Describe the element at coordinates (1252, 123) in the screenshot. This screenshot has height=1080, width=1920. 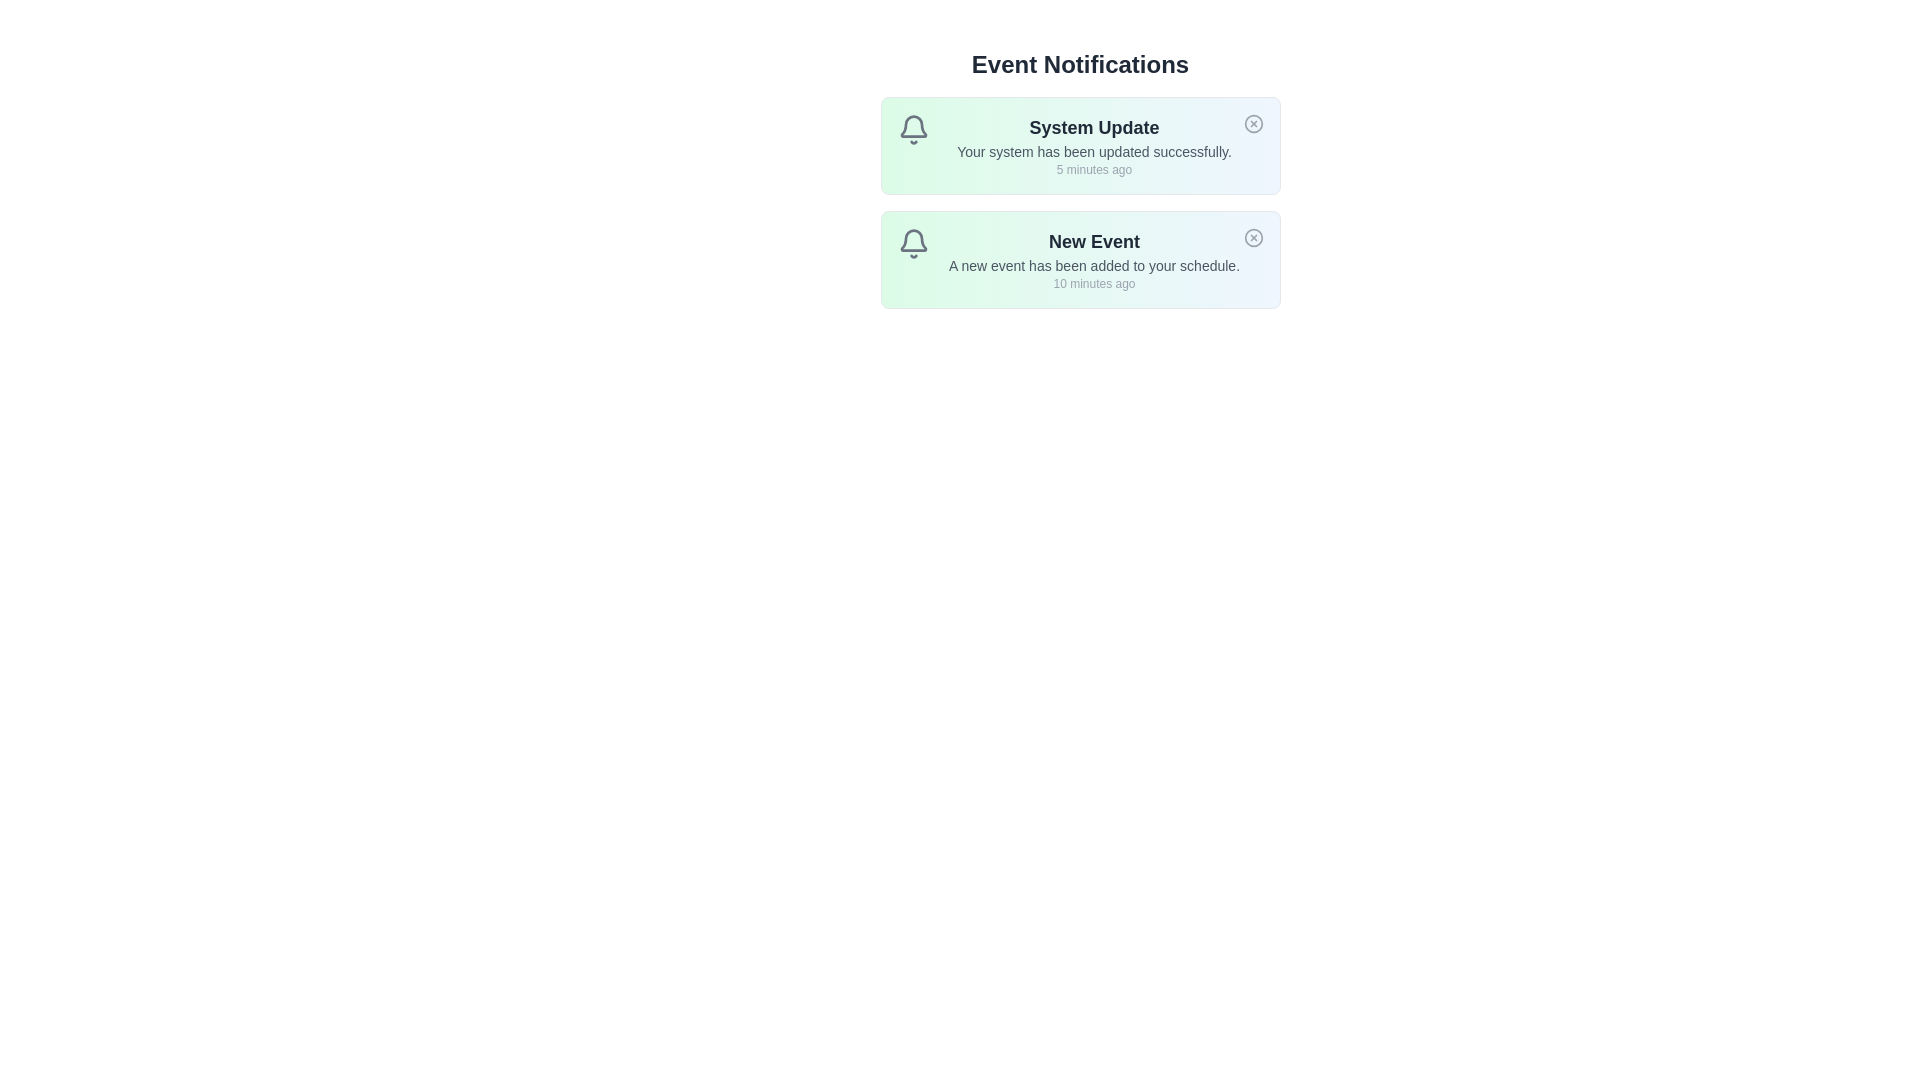
I see `close button for the notification titled System Update` at that location.